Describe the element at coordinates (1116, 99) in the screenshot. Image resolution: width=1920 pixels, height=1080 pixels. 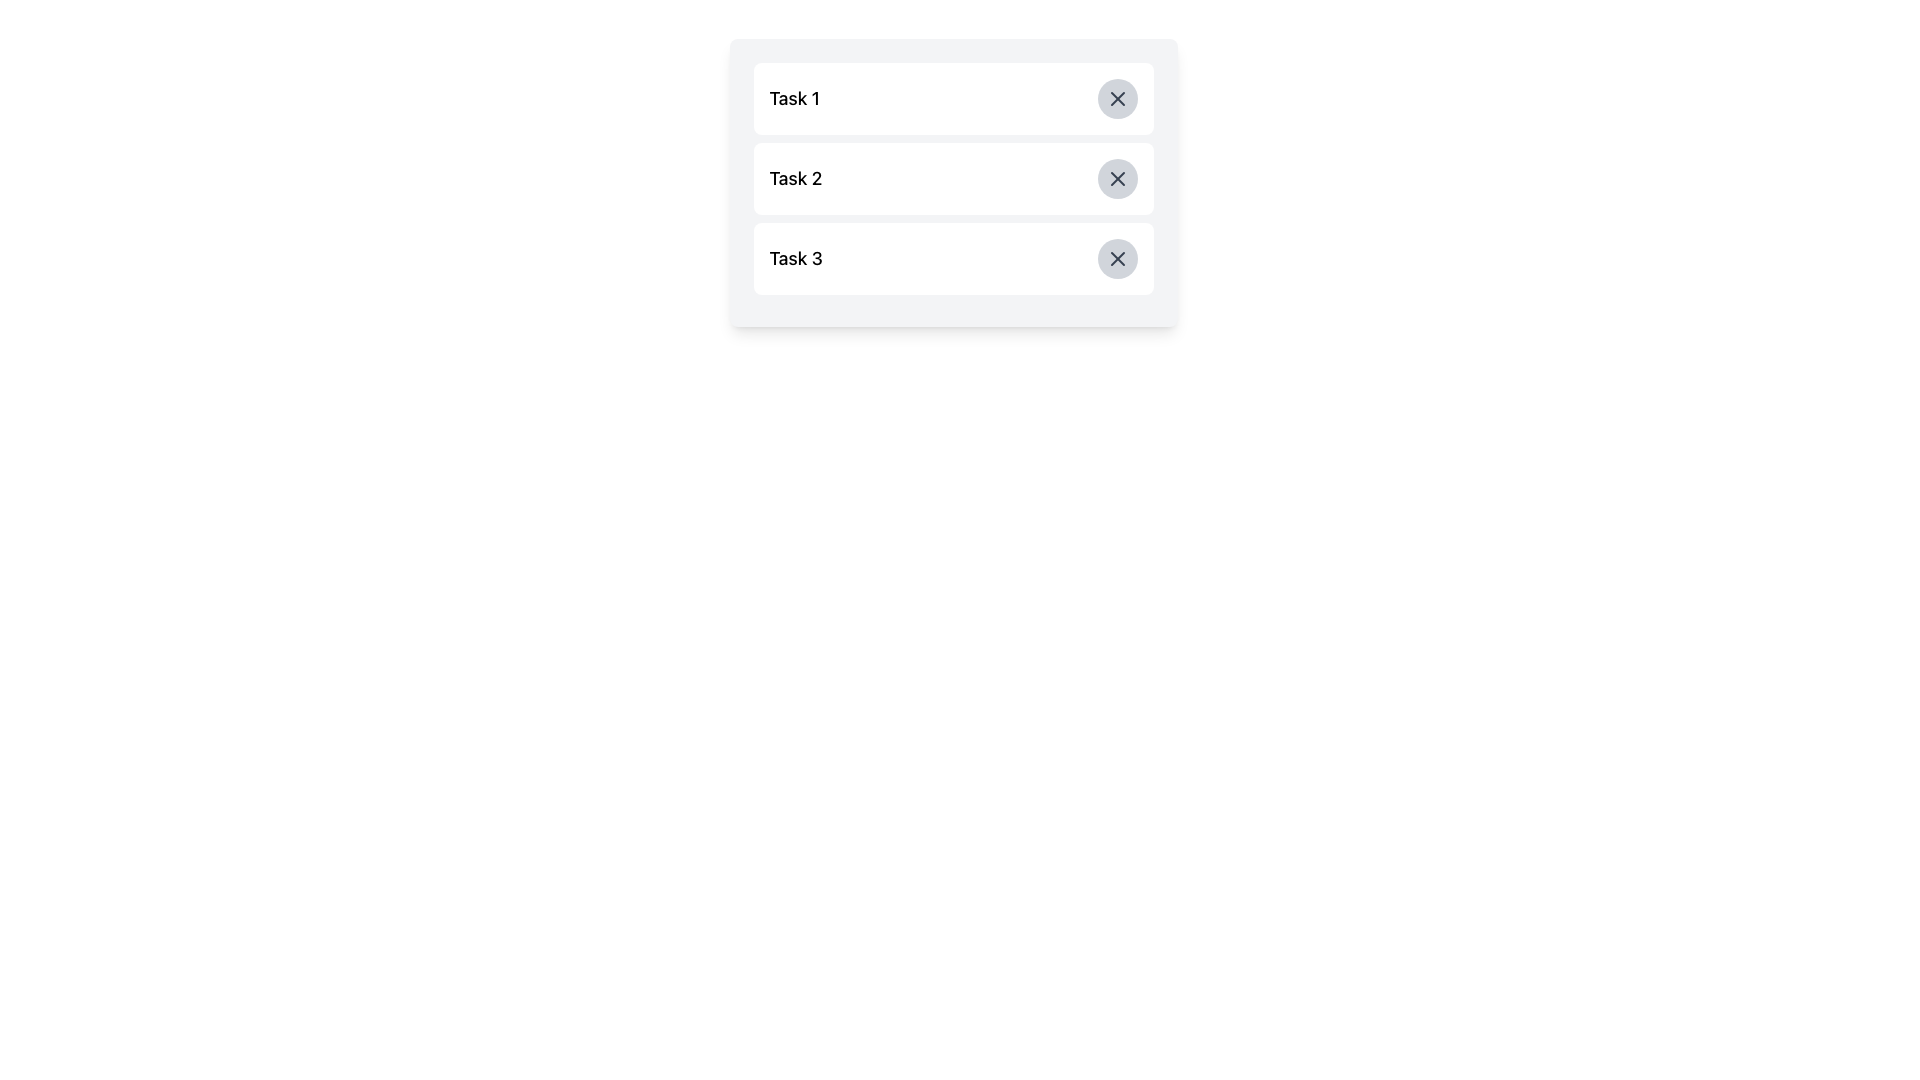
I see `the circular gray button with an 'X' icon within the 'Task 1' entry` at that location.